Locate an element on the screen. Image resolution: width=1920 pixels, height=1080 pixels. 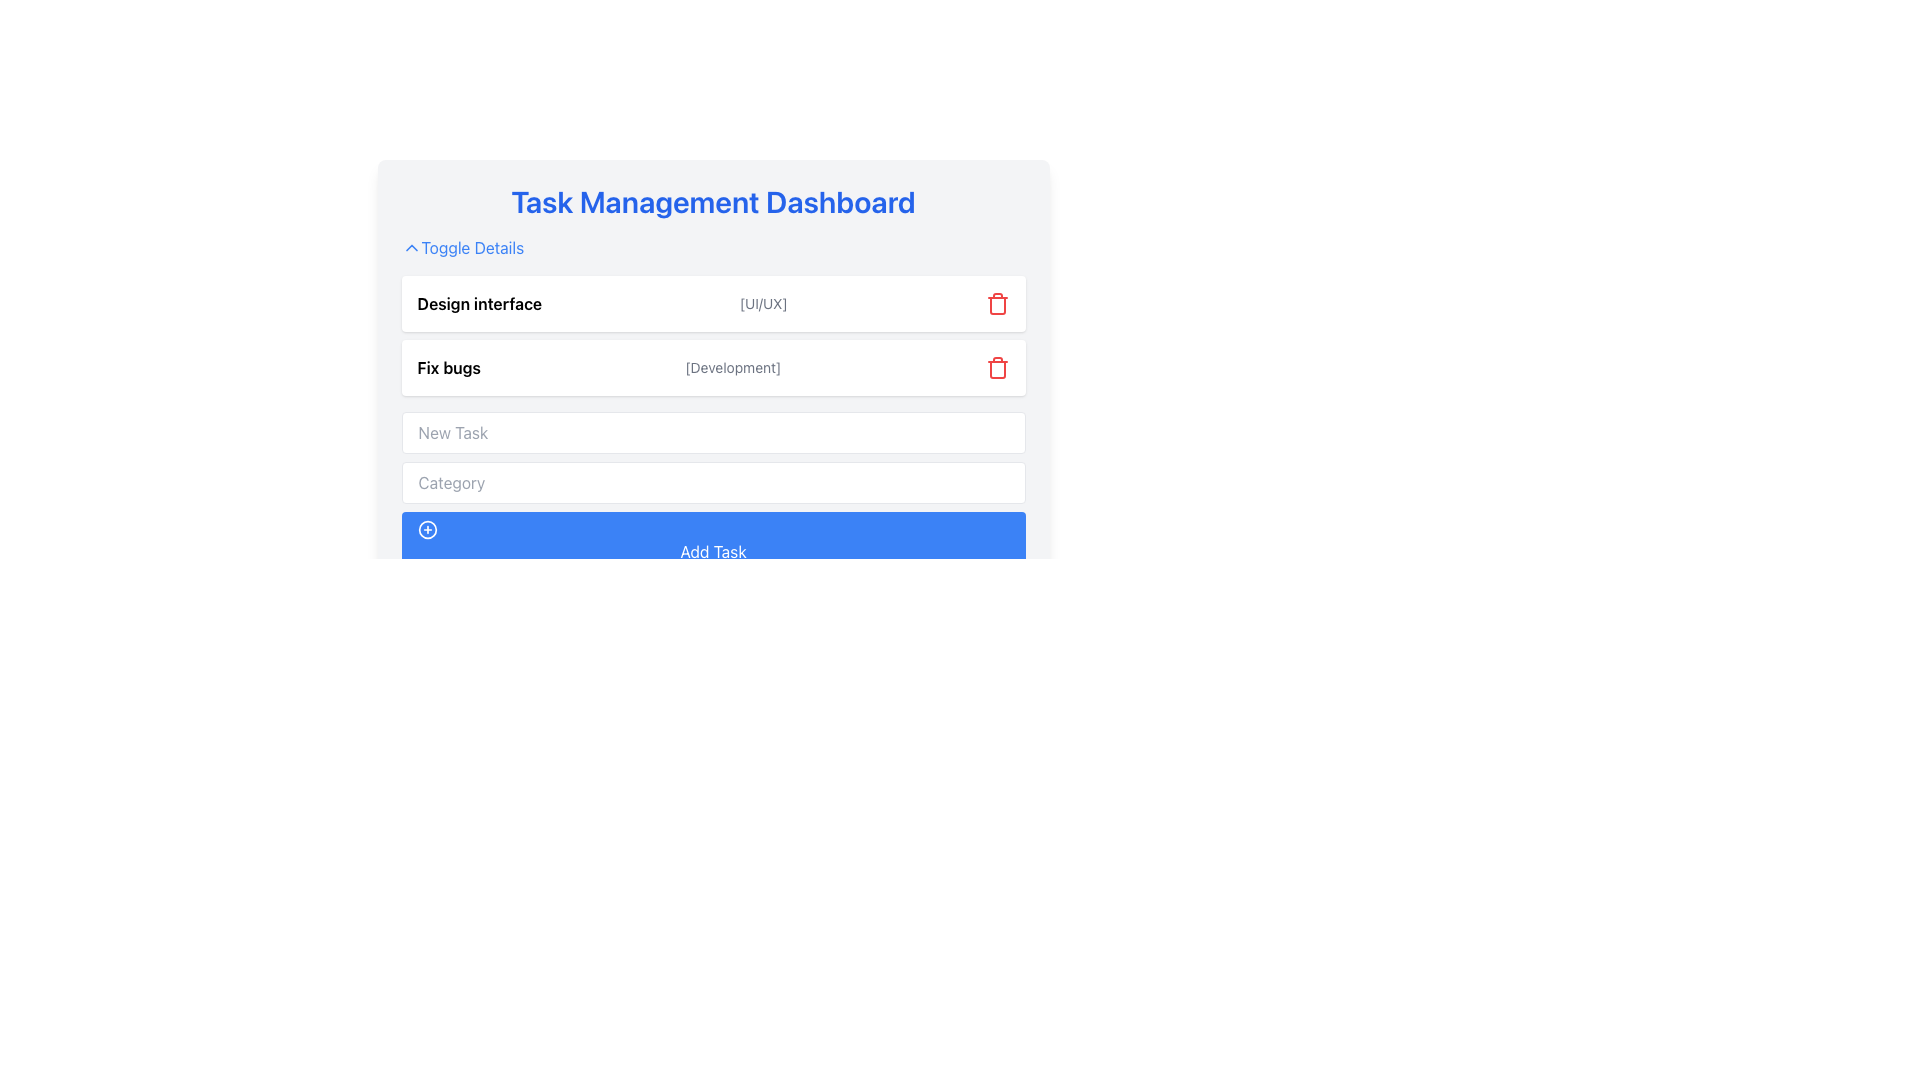
the text label that serves as a category or tag indicator for the 'Design interface' task, positioned to the right of the 'Design interface' label in the topmost task entry is located at coordinates (762, 304).